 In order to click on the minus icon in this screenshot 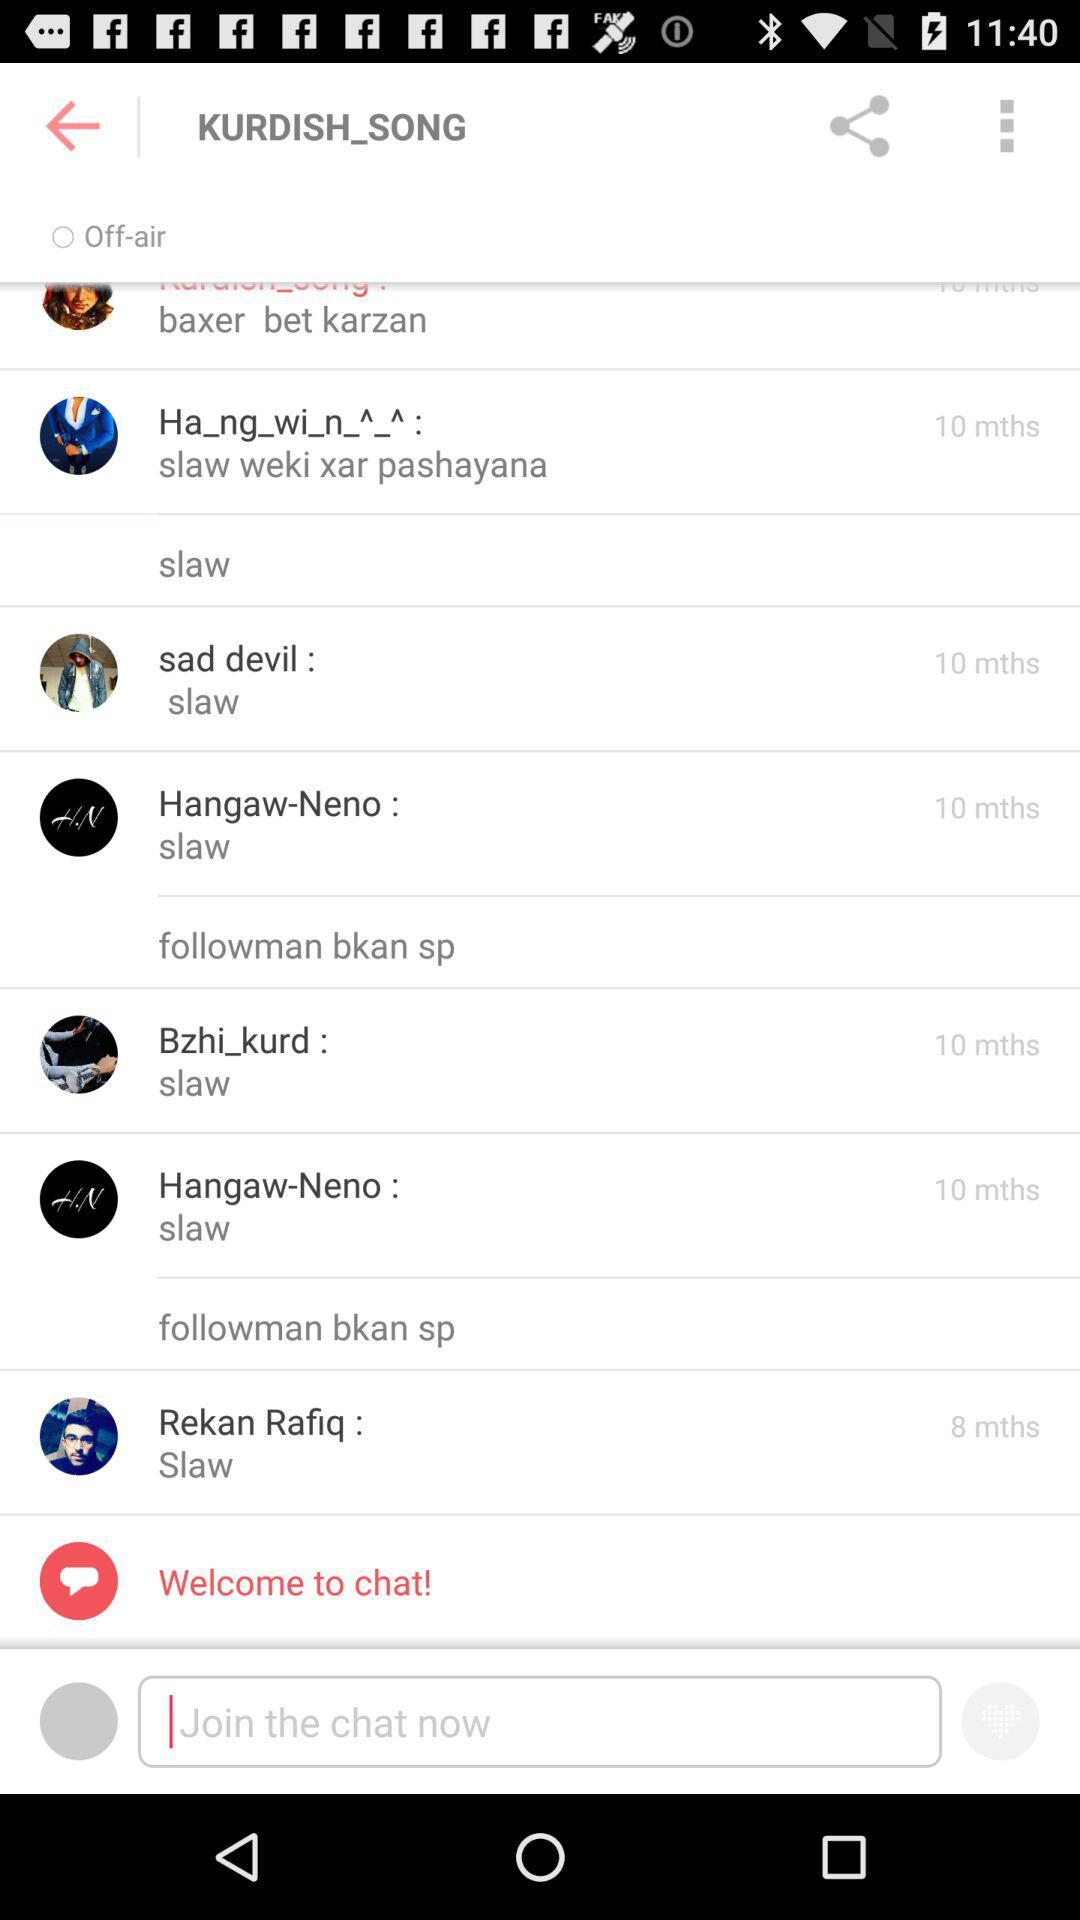, I will do `click(653, 979)`.